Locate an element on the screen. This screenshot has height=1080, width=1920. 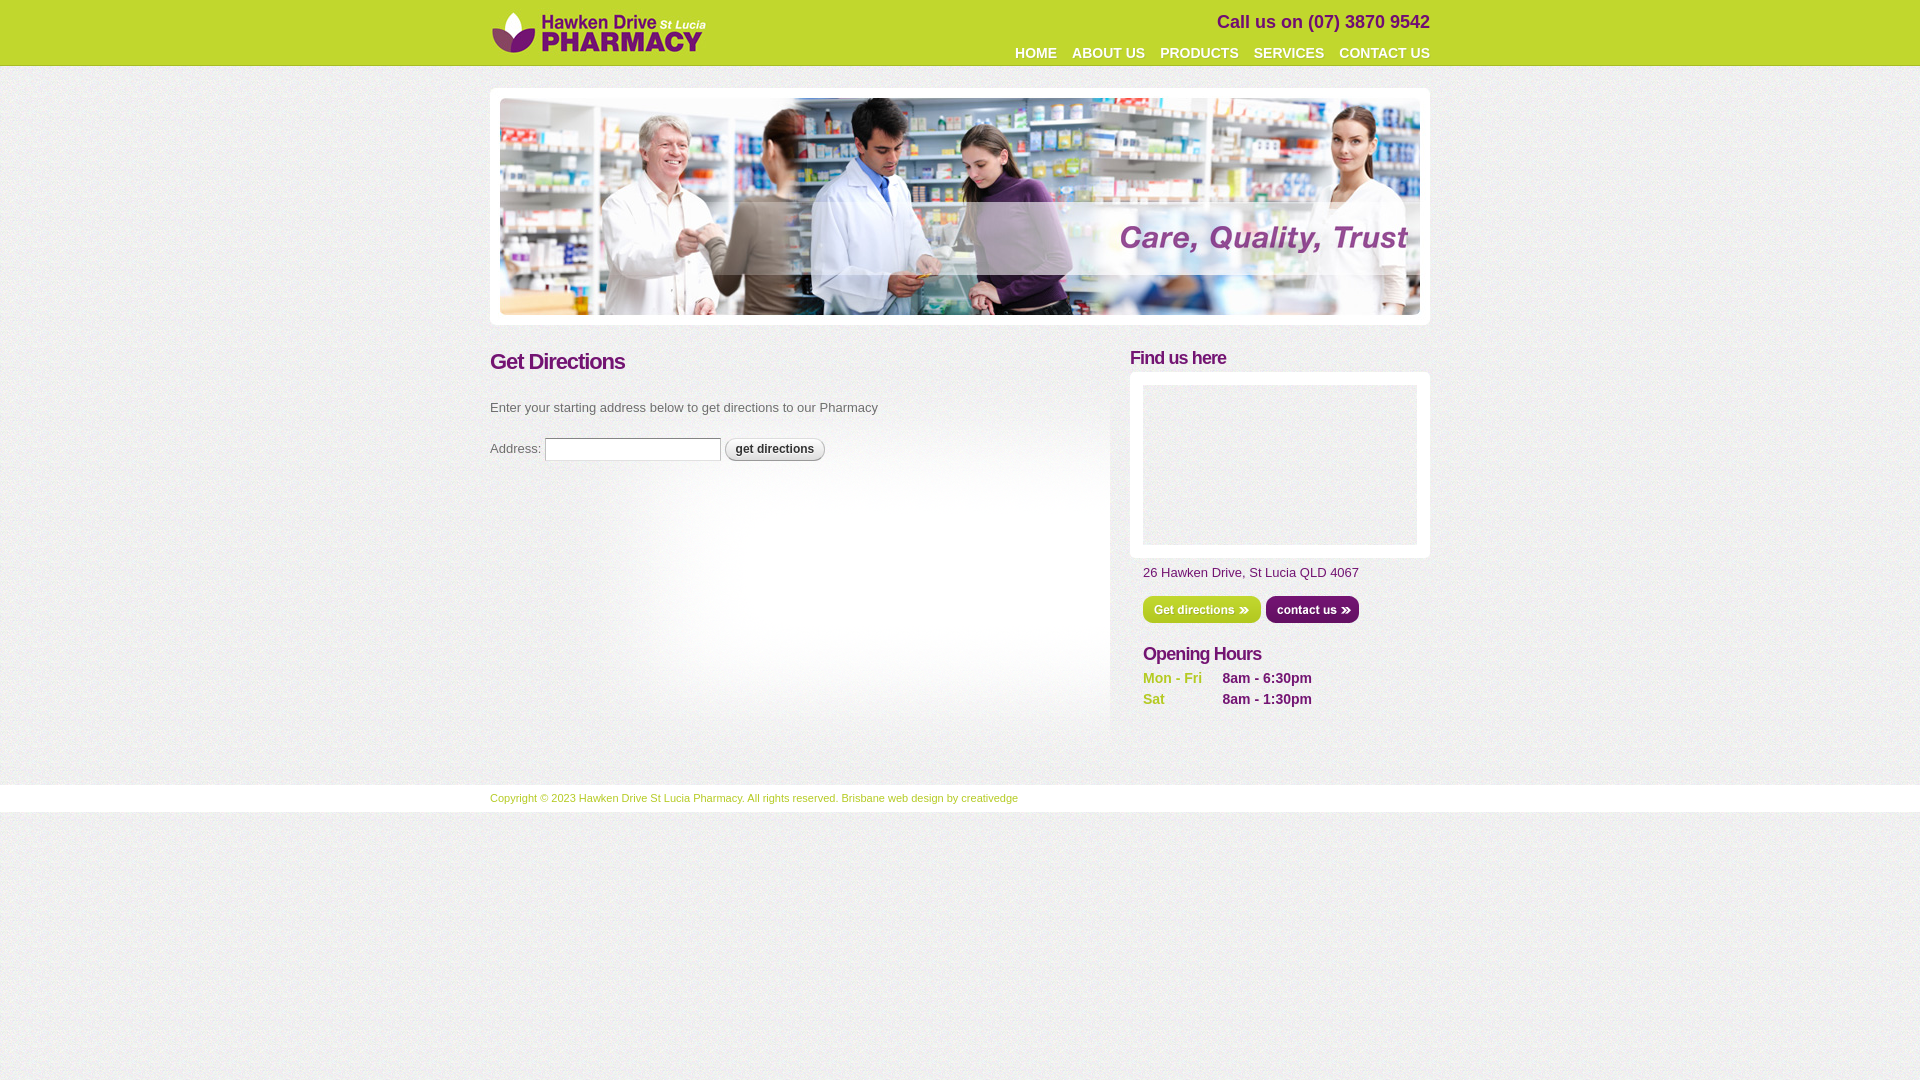
'ABOUT US' is located at coordinates (1107, 52).